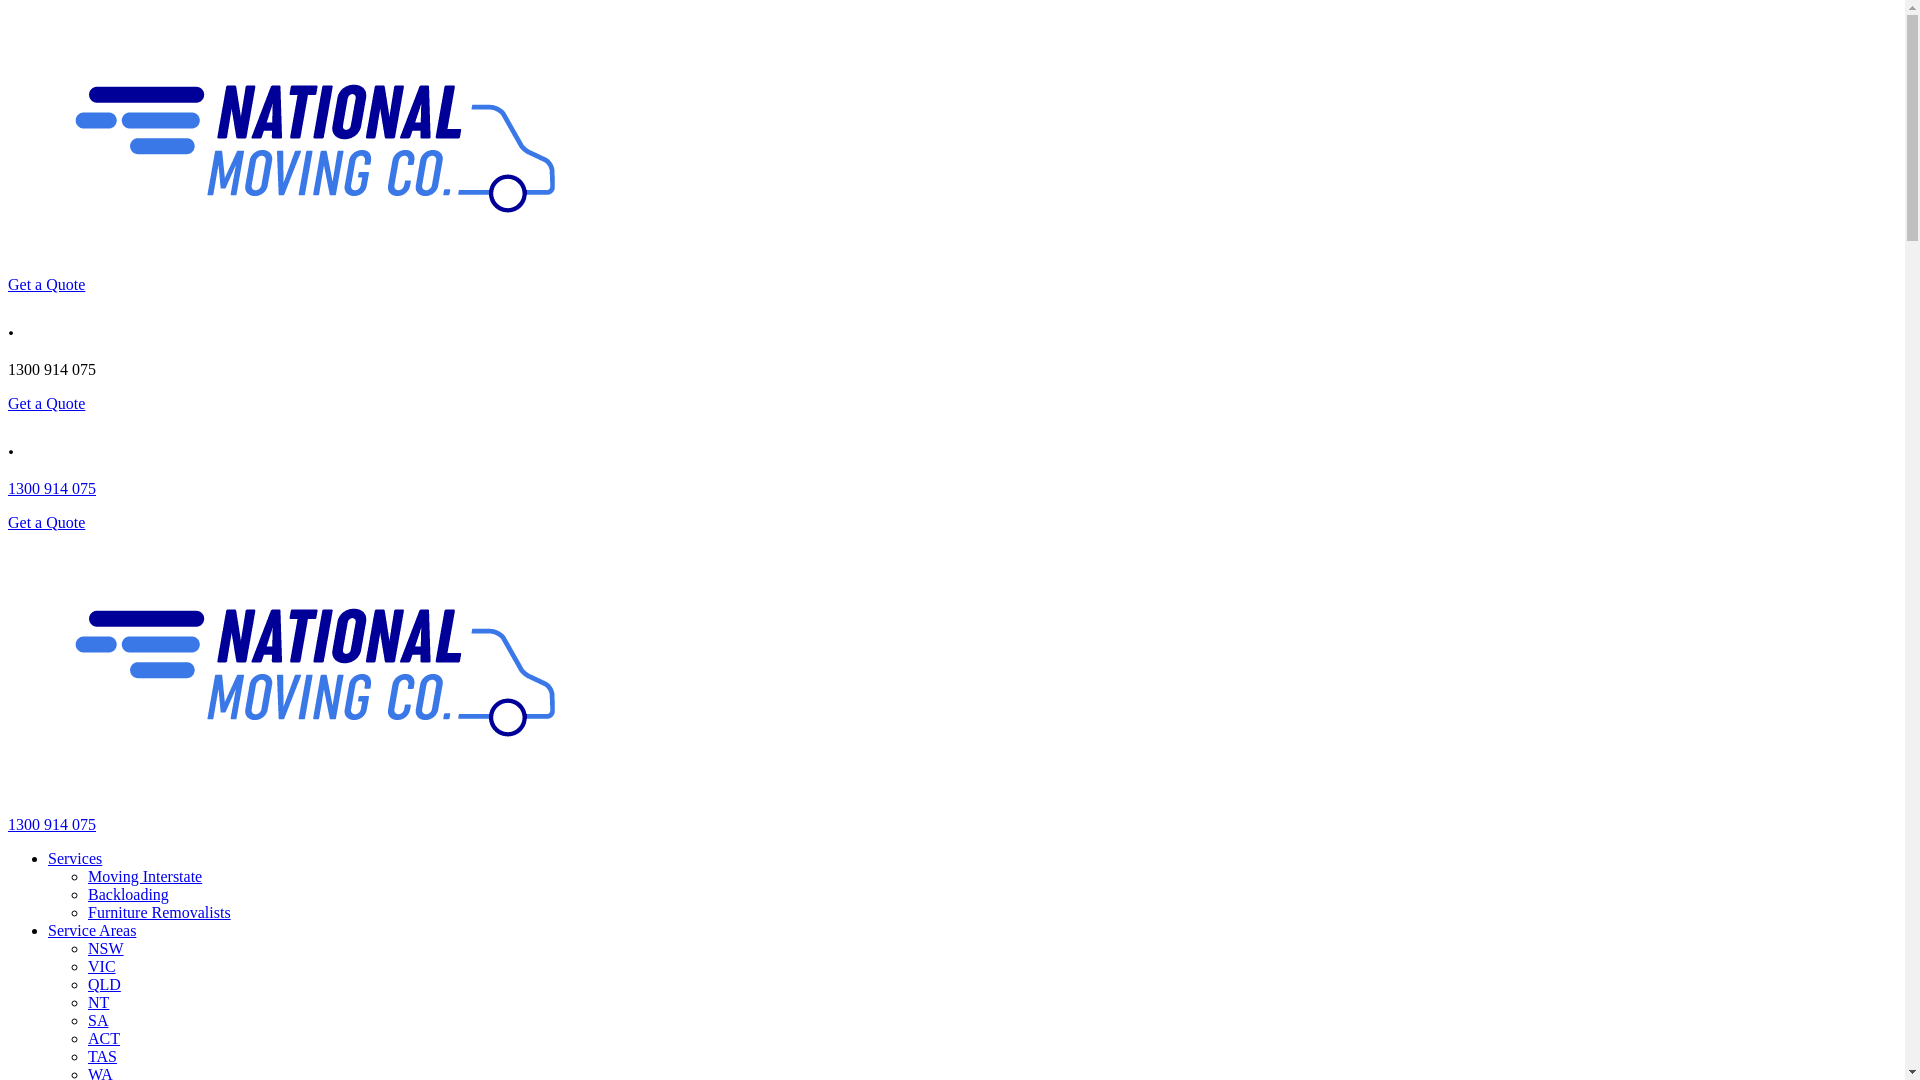 The width and height of the screenshot is (1920, 1080). Describe the element at coordinates (127, 893) in the screenshot. I see `'Backloading'` at that location.